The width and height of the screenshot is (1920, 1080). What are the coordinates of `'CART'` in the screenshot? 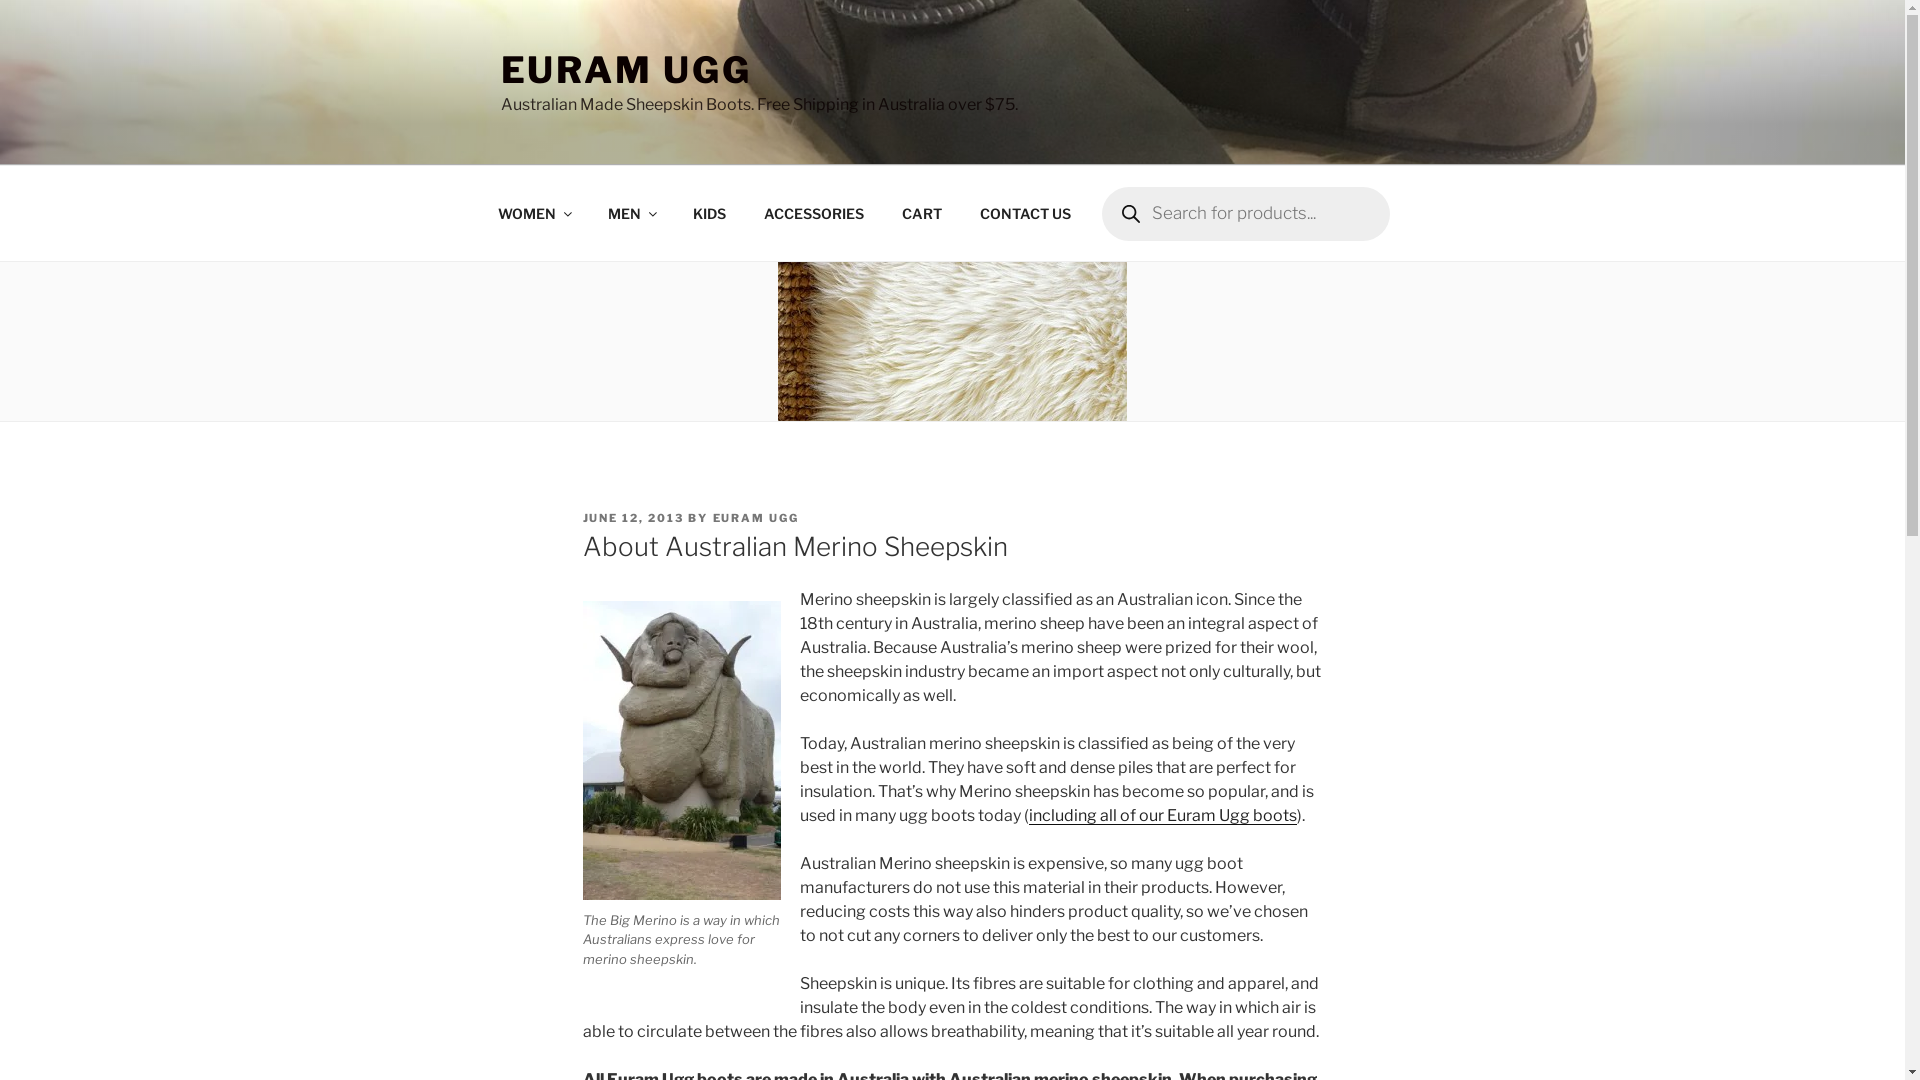 It's located at (882, 212).